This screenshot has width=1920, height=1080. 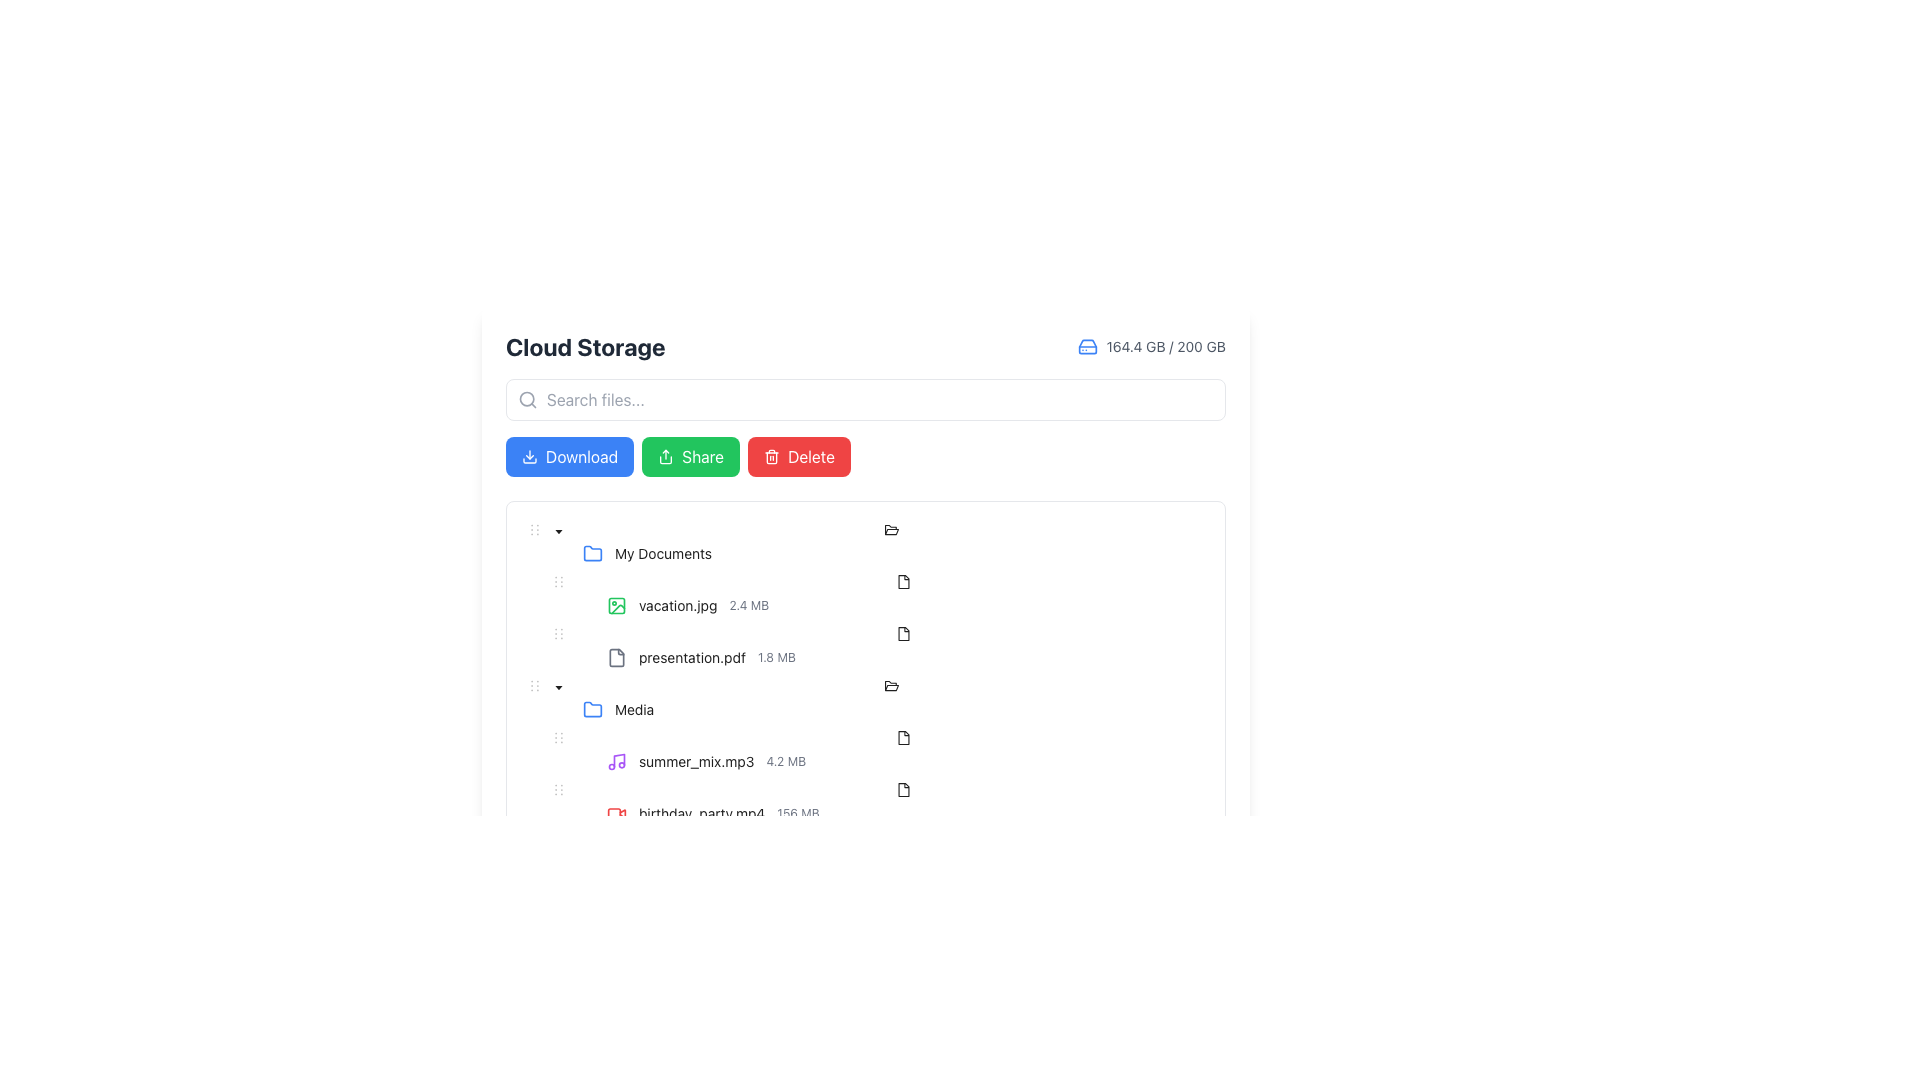 What do you see at coordinates (558, 686) in the screenshot?
I see `the small downward-pointing caret icon next to the 'Media' folder entry in the file tree` at bounding box center [558, 686].